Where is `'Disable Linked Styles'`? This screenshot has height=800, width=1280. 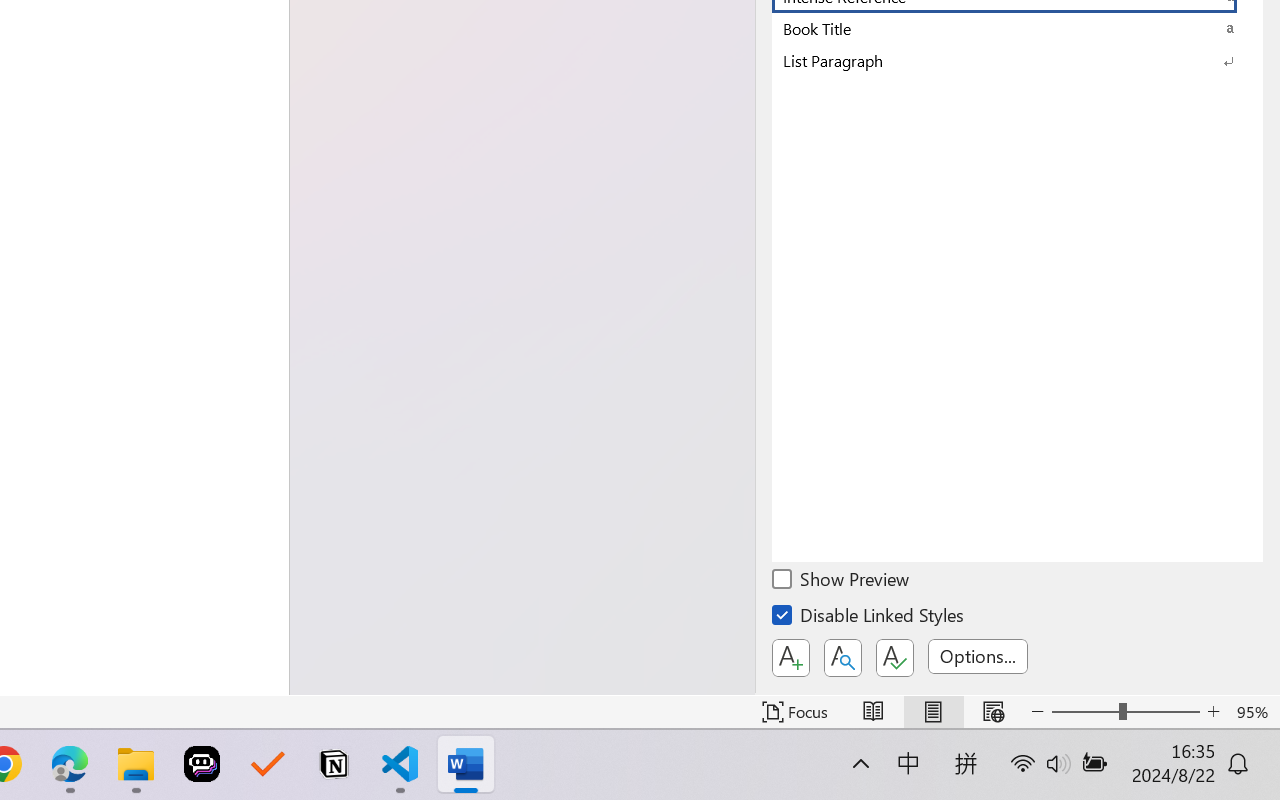
'Disable Linked Styles' is located at coordinates (869, 618).